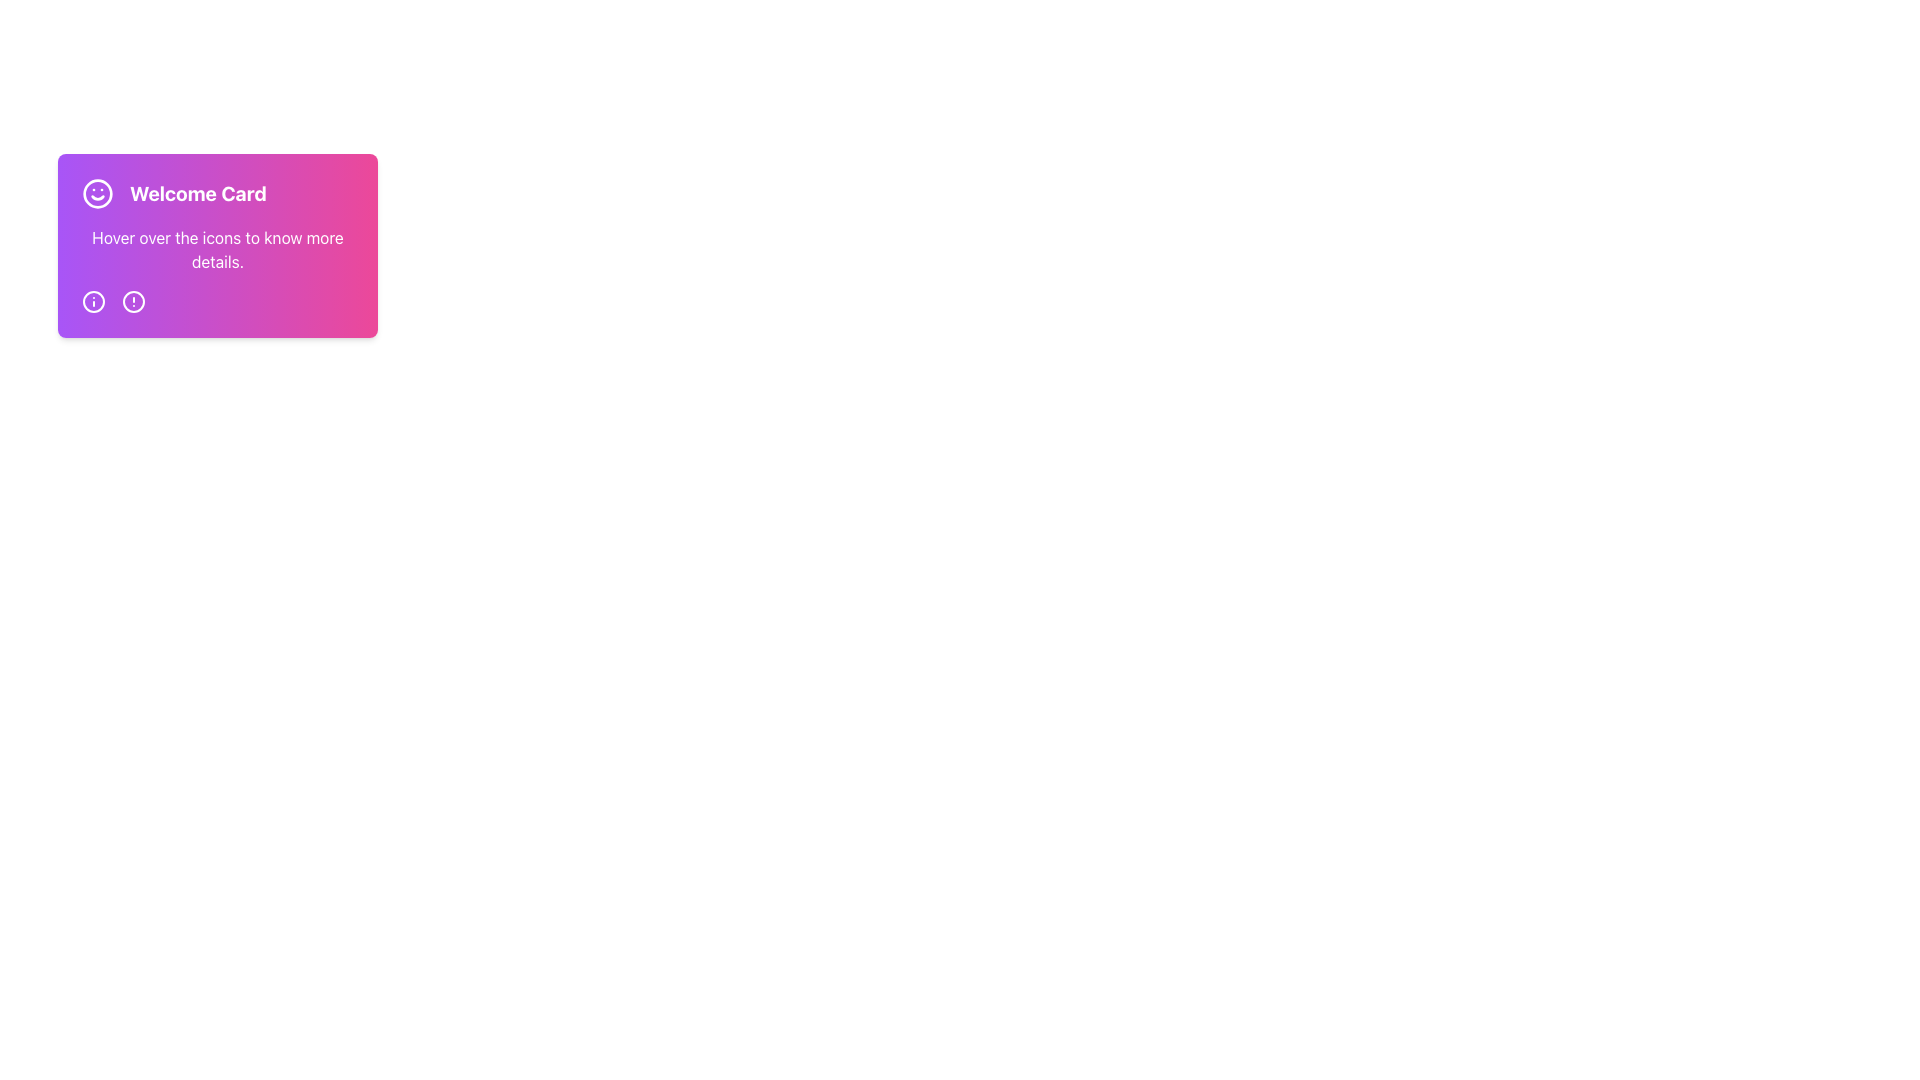 This screenshot has width=1920, height=1080. What do you see at coordinates (133, 301) in the screenshot?
I see `the second circular icon with an alert symbol at the bottom of the 'Welcome Card'` at bounding box center [133, 301].